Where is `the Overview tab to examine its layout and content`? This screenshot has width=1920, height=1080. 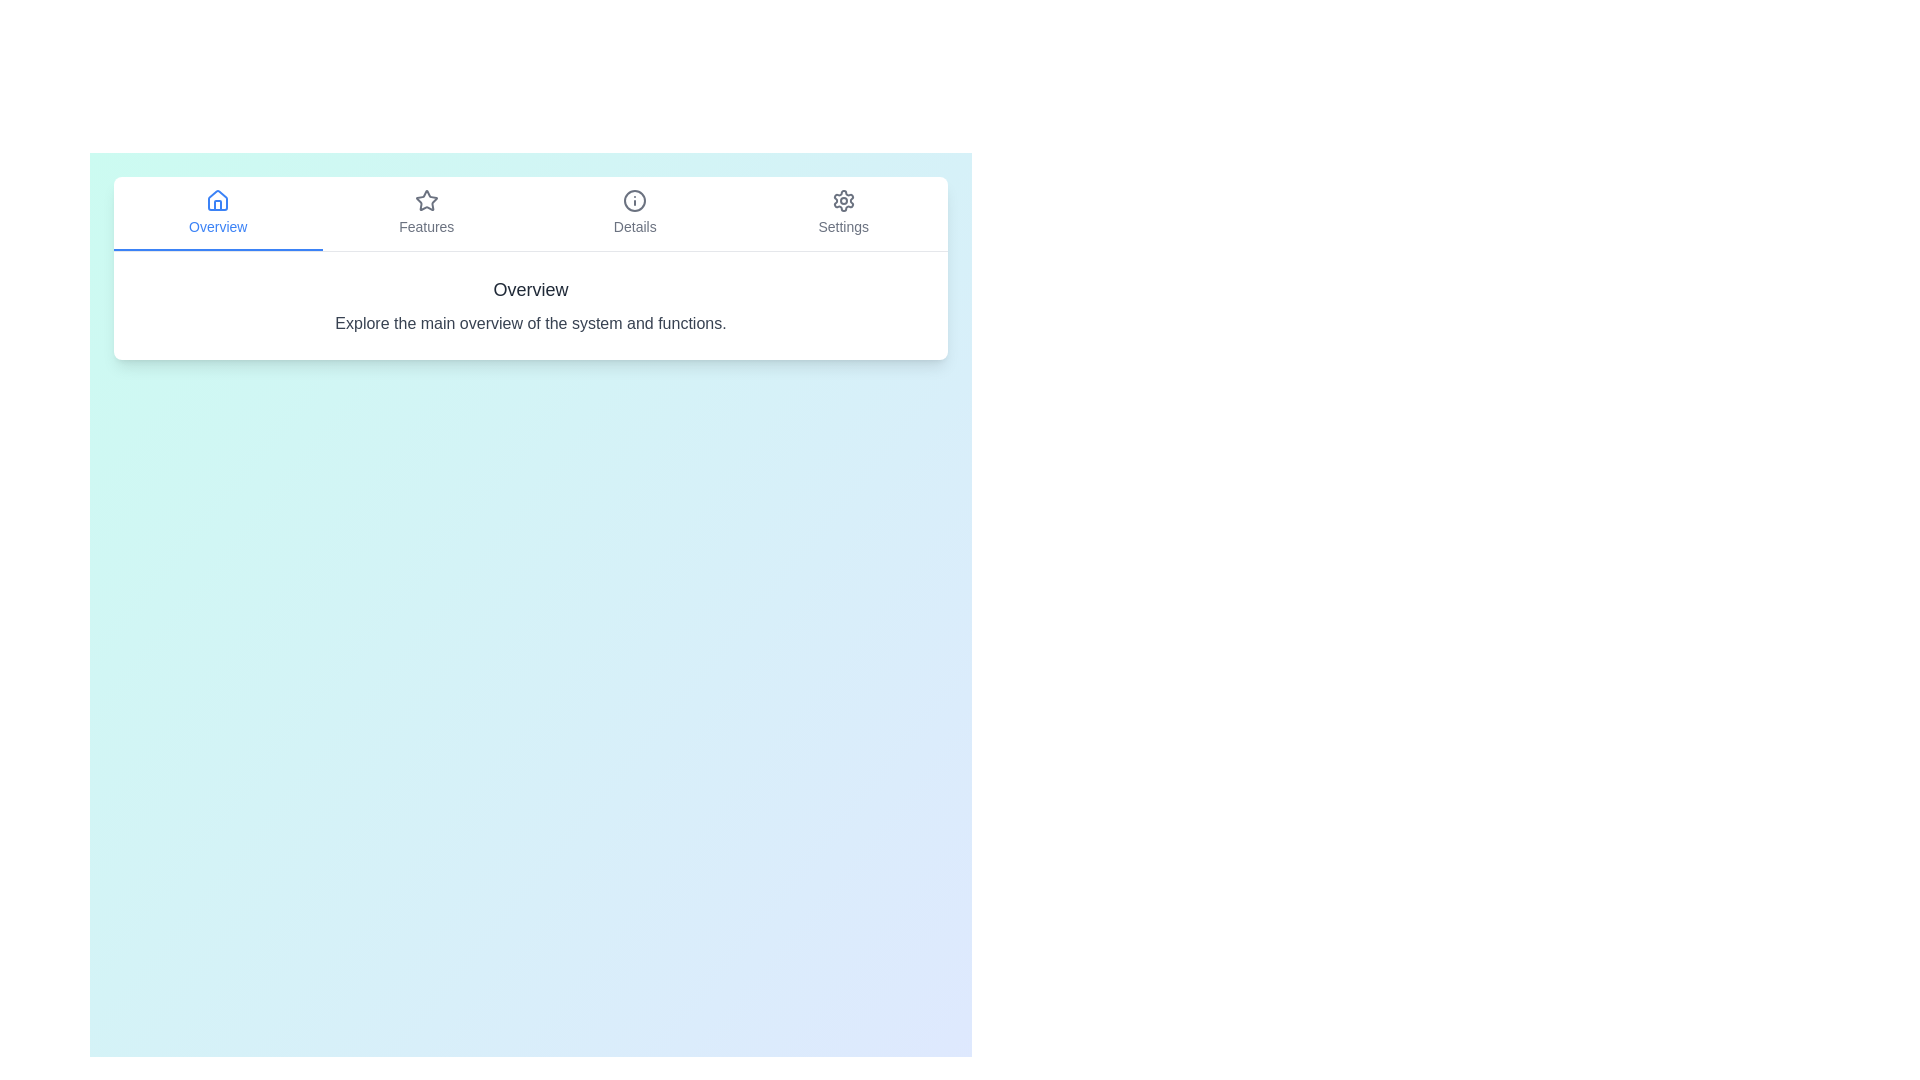 the Overview tab to examine its layout and content is located at coordinates (218, 213).